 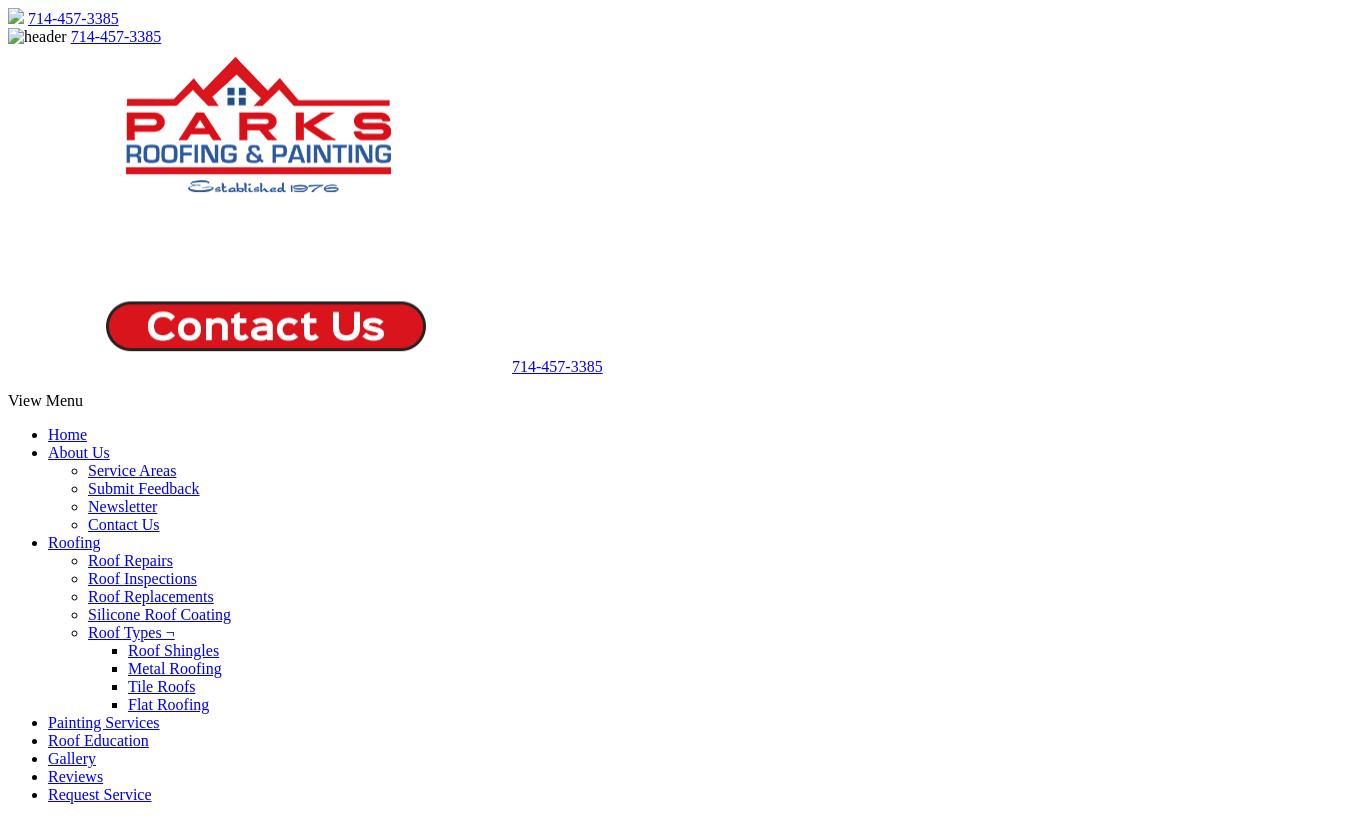 What do you see at coordinates (72, 541) in the screenshot?
I see `'Roofing'` at bounding box center [72, 541].